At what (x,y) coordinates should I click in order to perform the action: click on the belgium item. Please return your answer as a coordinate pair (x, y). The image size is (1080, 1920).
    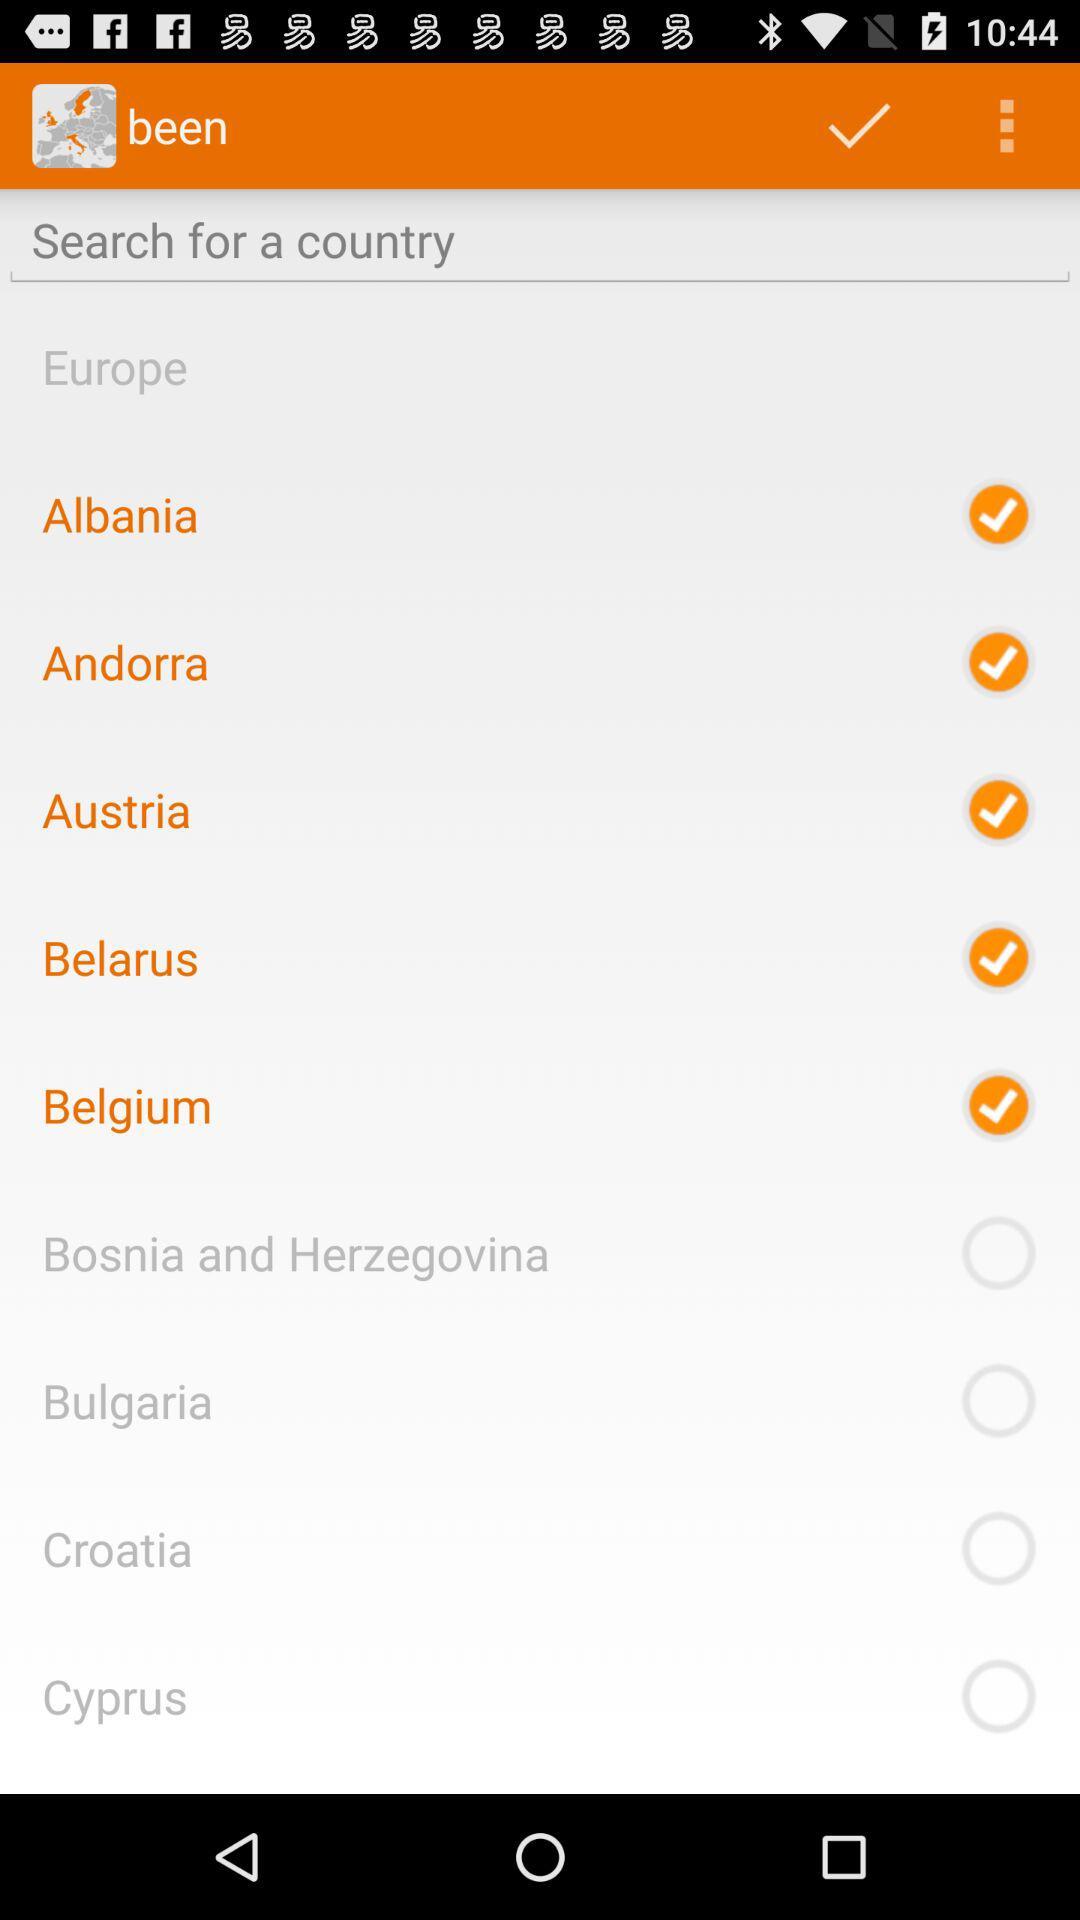
    Looking at the image, I should click on (127, 1104).